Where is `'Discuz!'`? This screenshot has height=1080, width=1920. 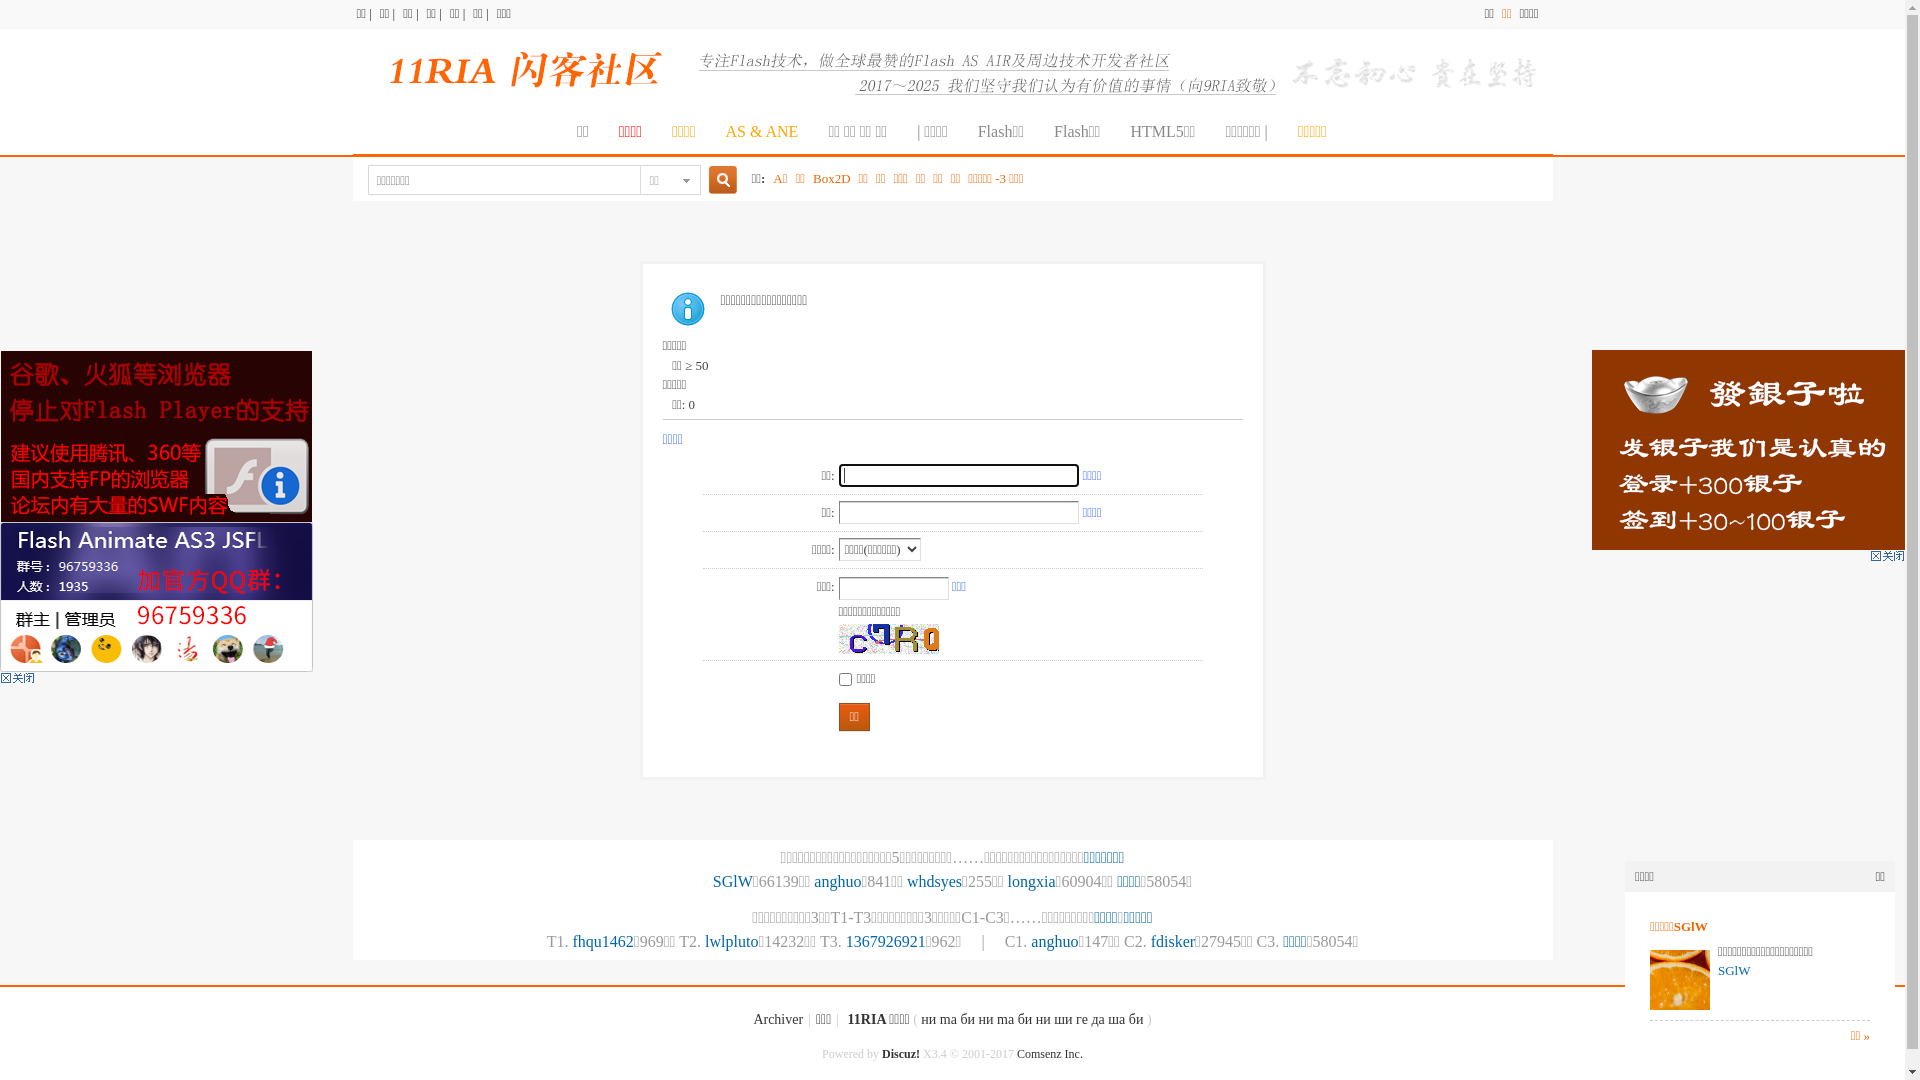 'Discuz!' is located at coordinates (900, 1052).